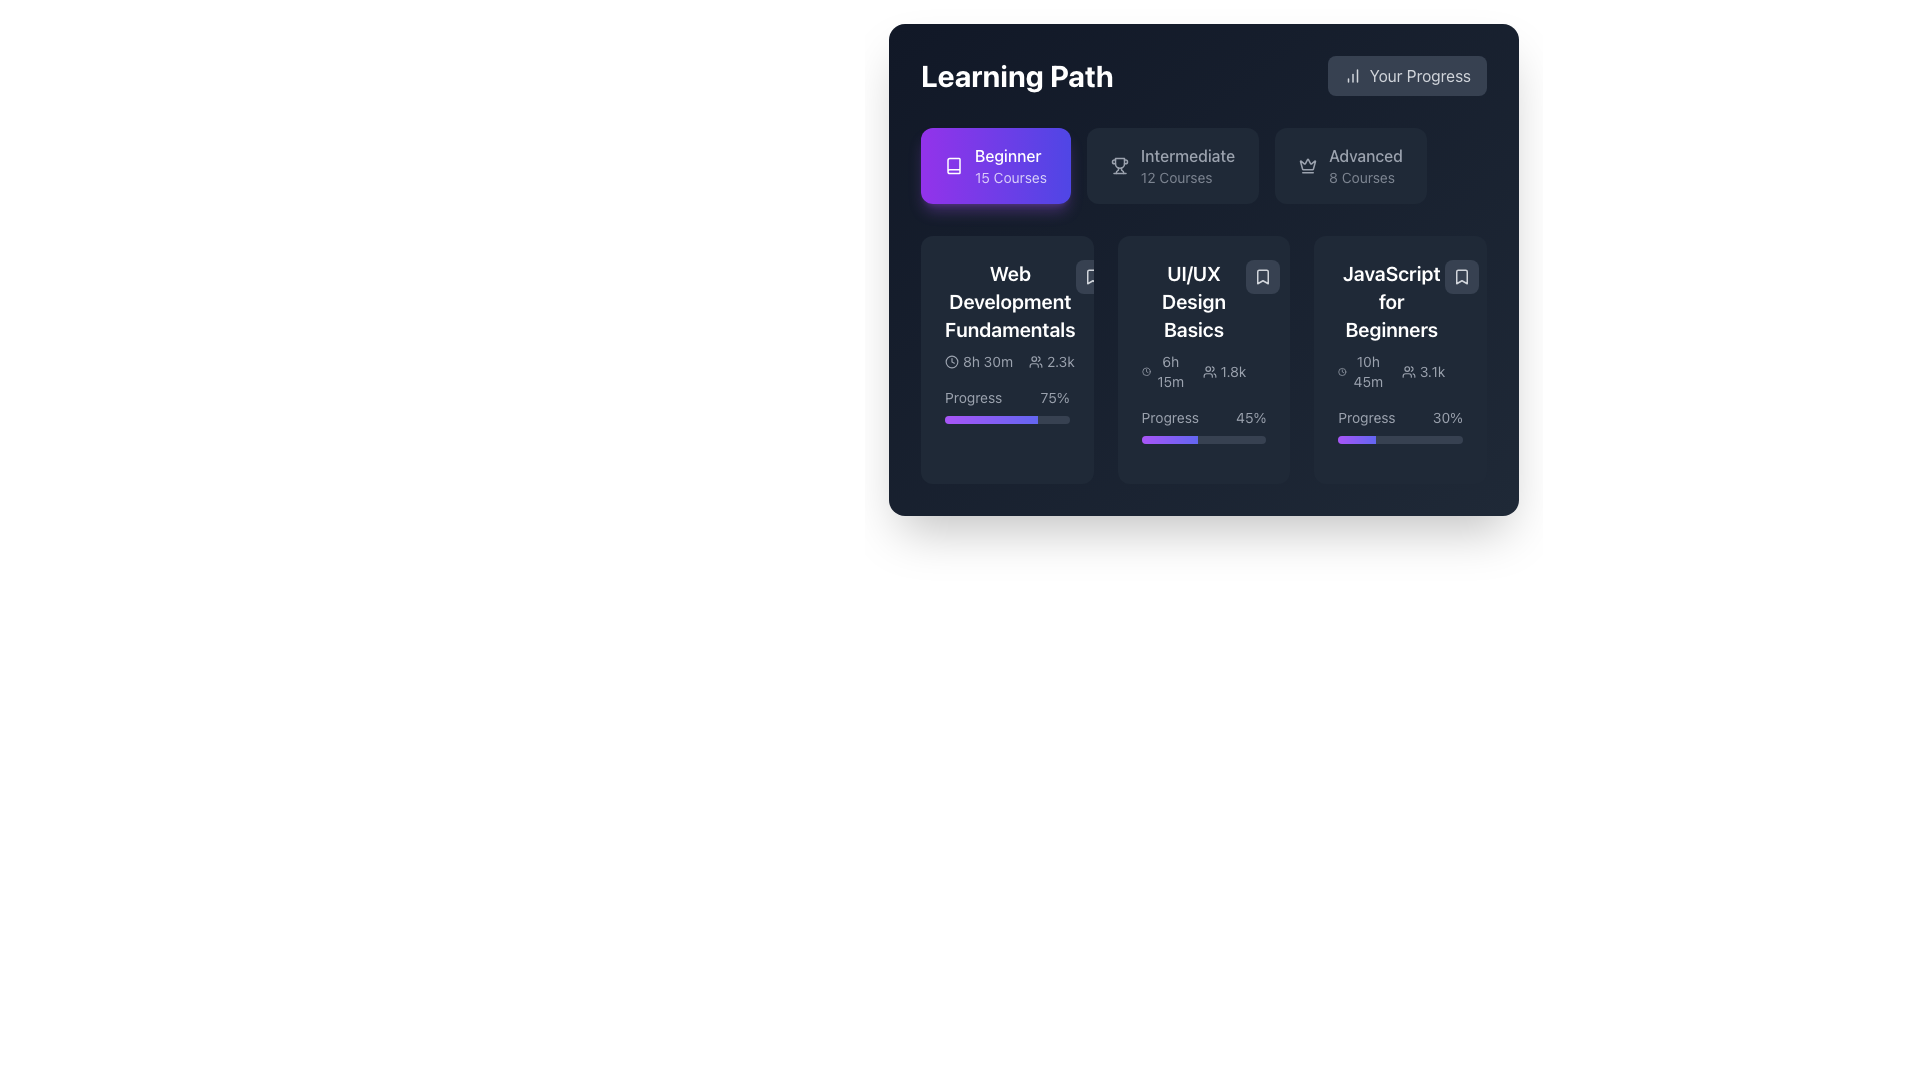  Describe the element at coordinates (1428, 438) in the screenshot. I see `the progress value` at that location.